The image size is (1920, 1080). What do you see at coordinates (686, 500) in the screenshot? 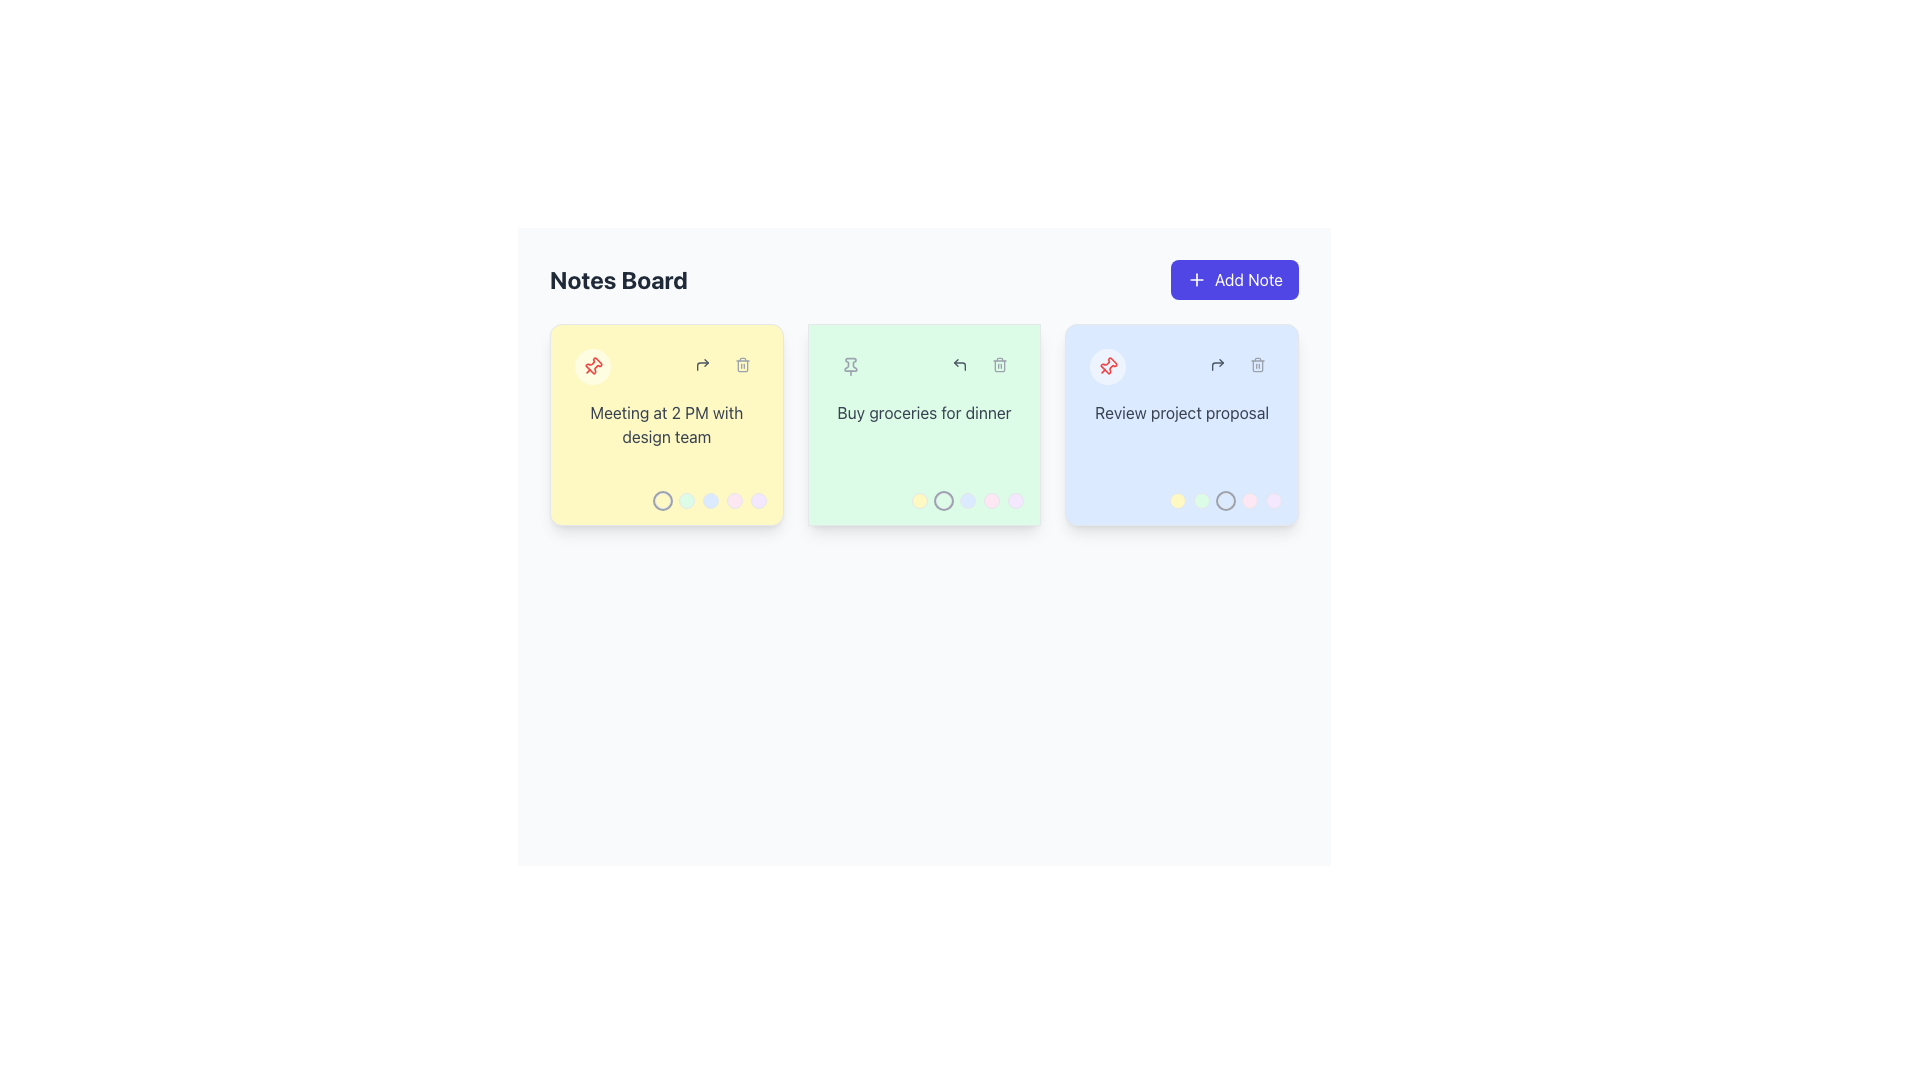
I see `the second circular selectable icon with a light green background and thin gray border located at the bottom-right corner of the yellow card titled 'Meeting at 2 PM with design team.'` at bounding box center [686, 500].